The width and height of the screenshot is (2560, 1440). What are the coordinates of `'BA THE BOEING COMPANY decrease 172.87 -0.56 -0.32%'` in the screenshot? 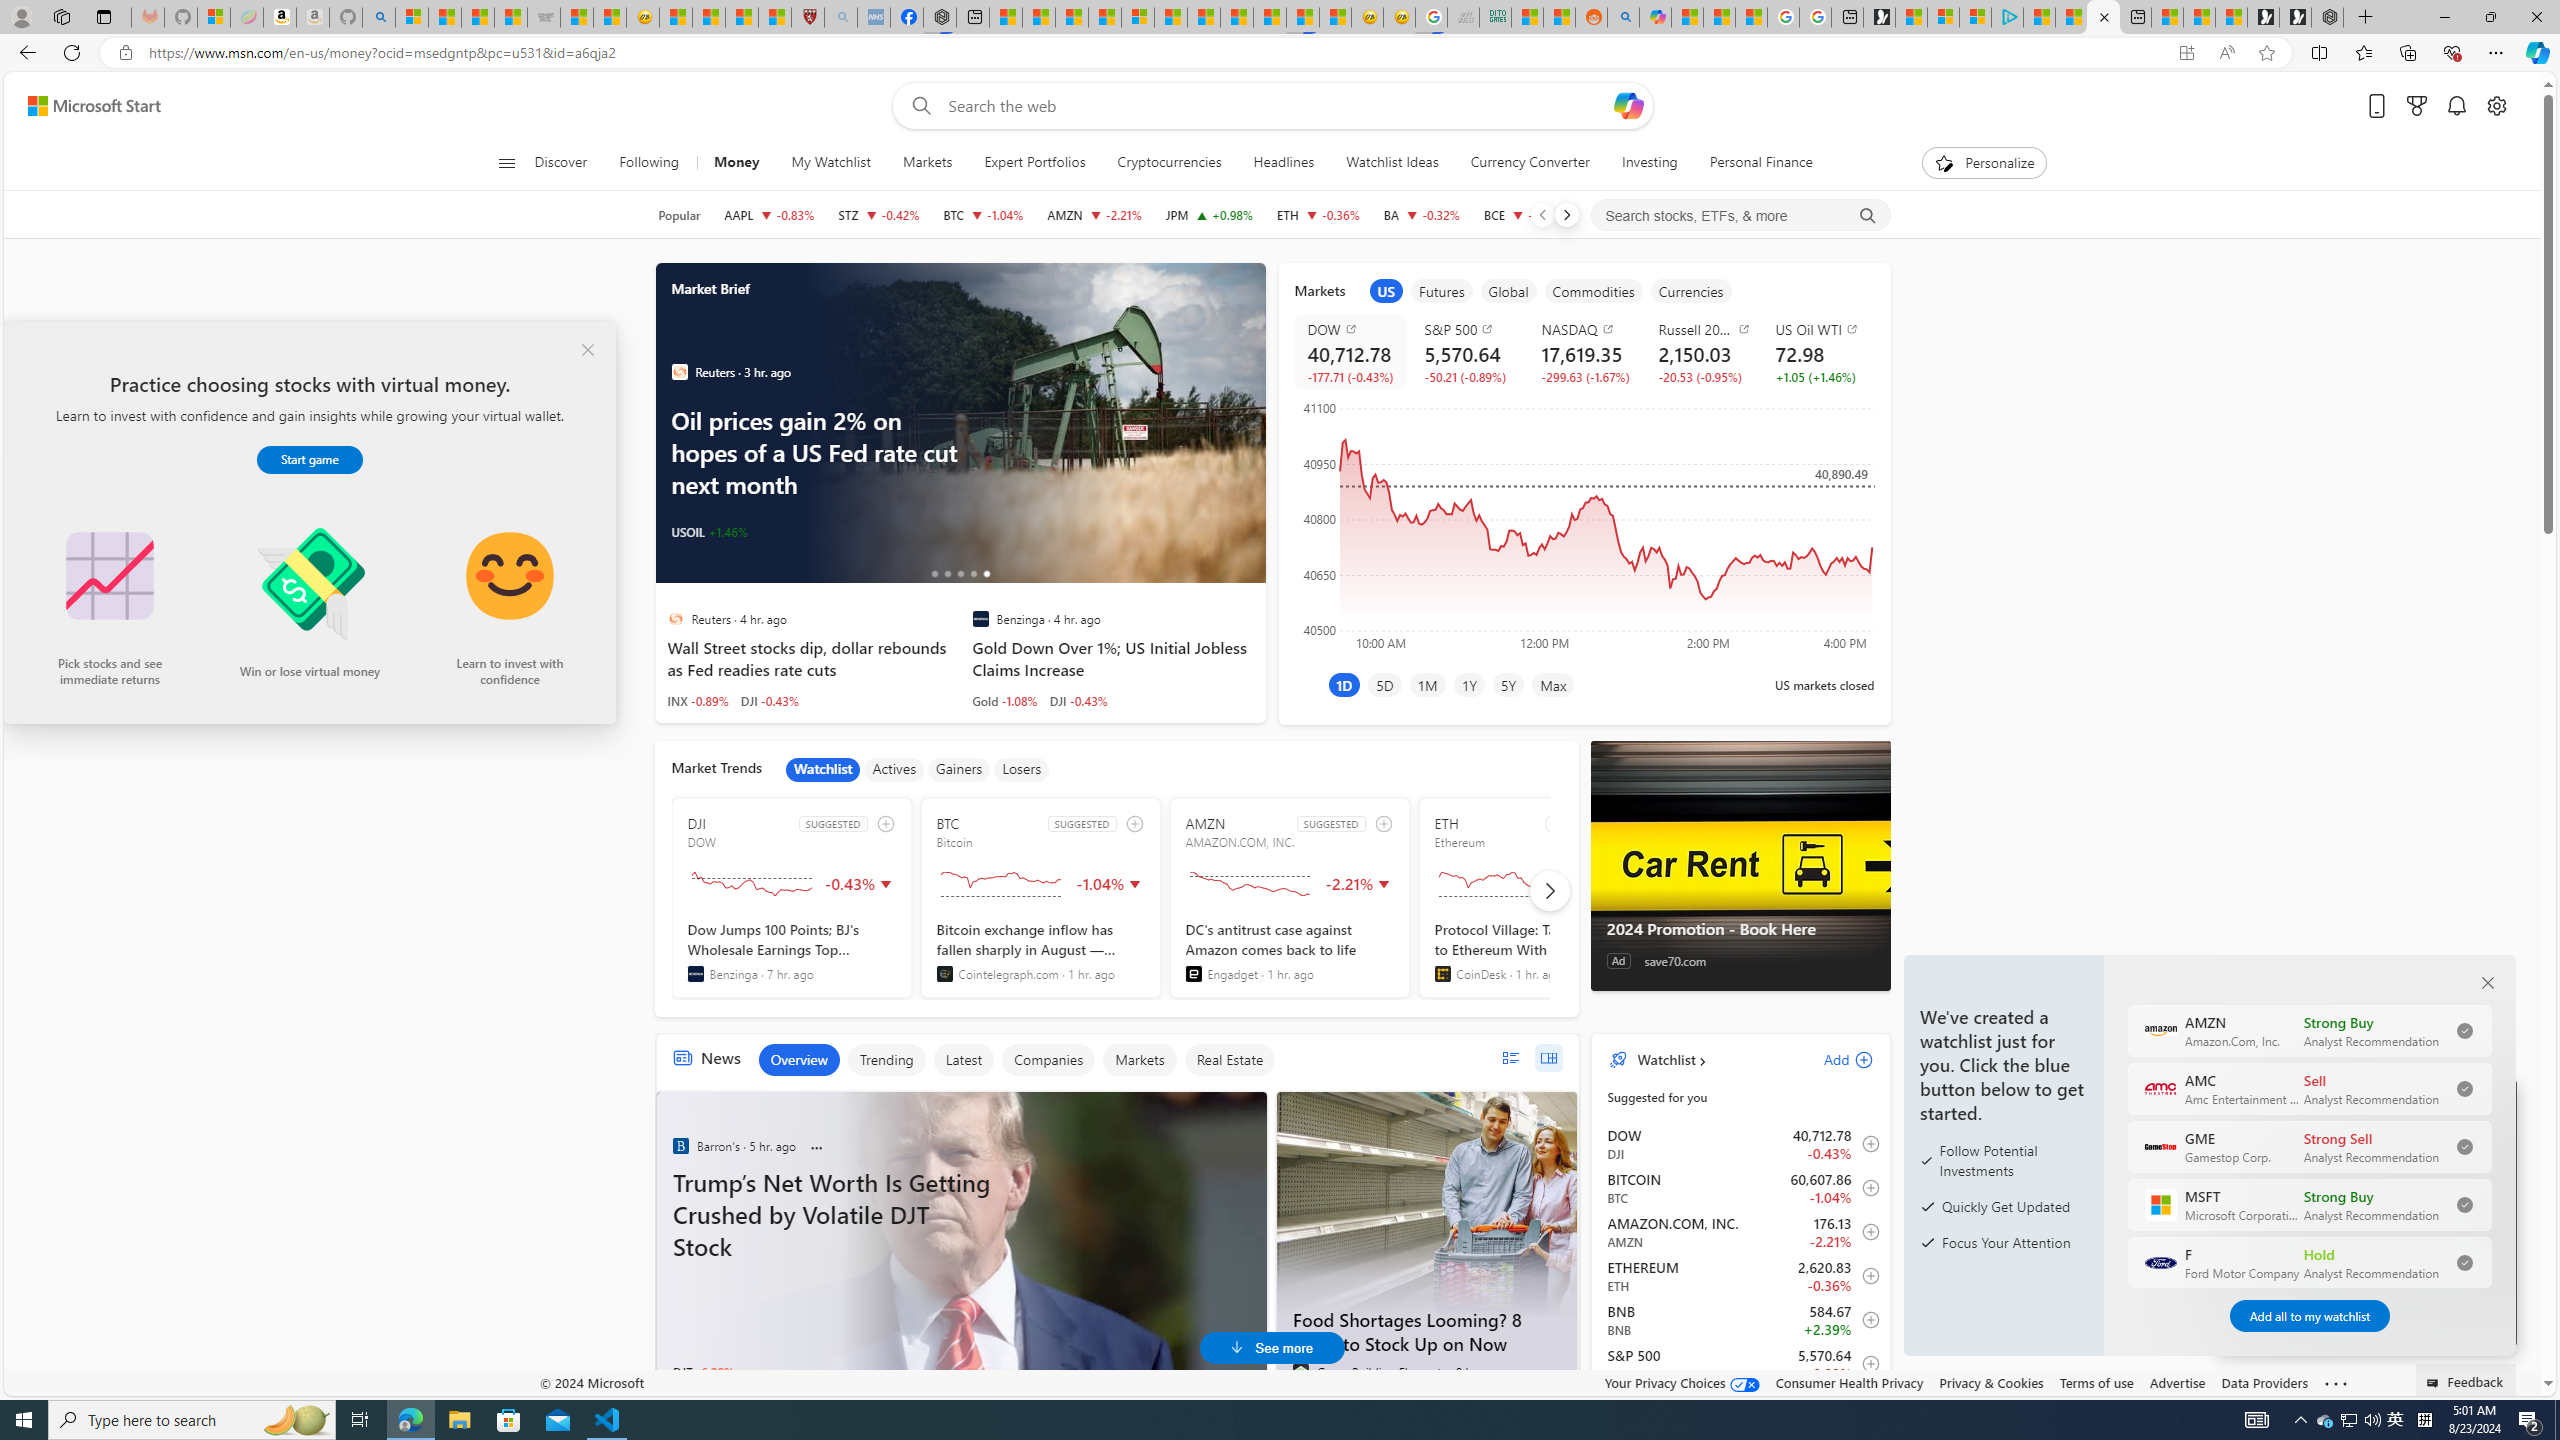 It's located at (1422, 214).